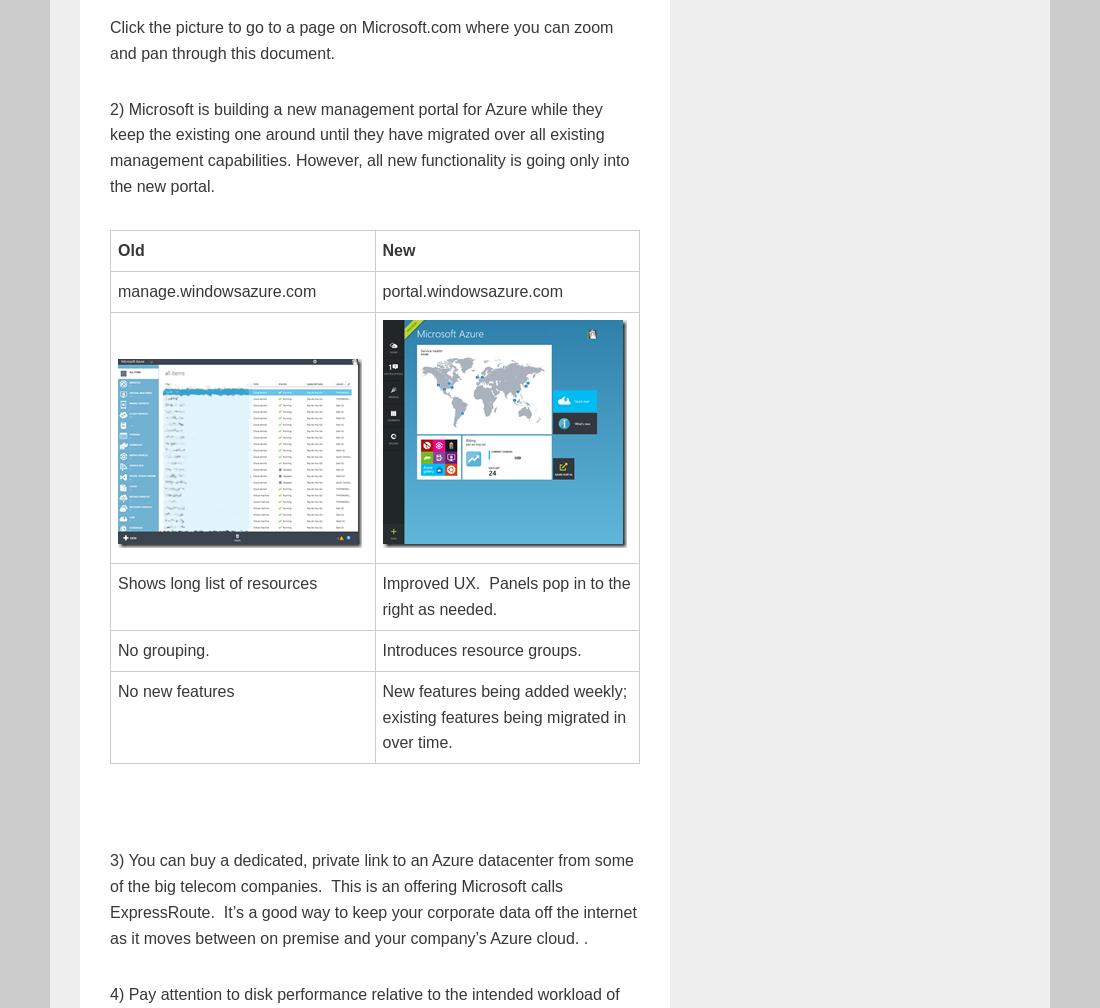 This screenshot has height=1008, width=1100. Describe the element at coordinates (217, 582) in the screenshot. I see `'Shows long list of resources'` at that location.